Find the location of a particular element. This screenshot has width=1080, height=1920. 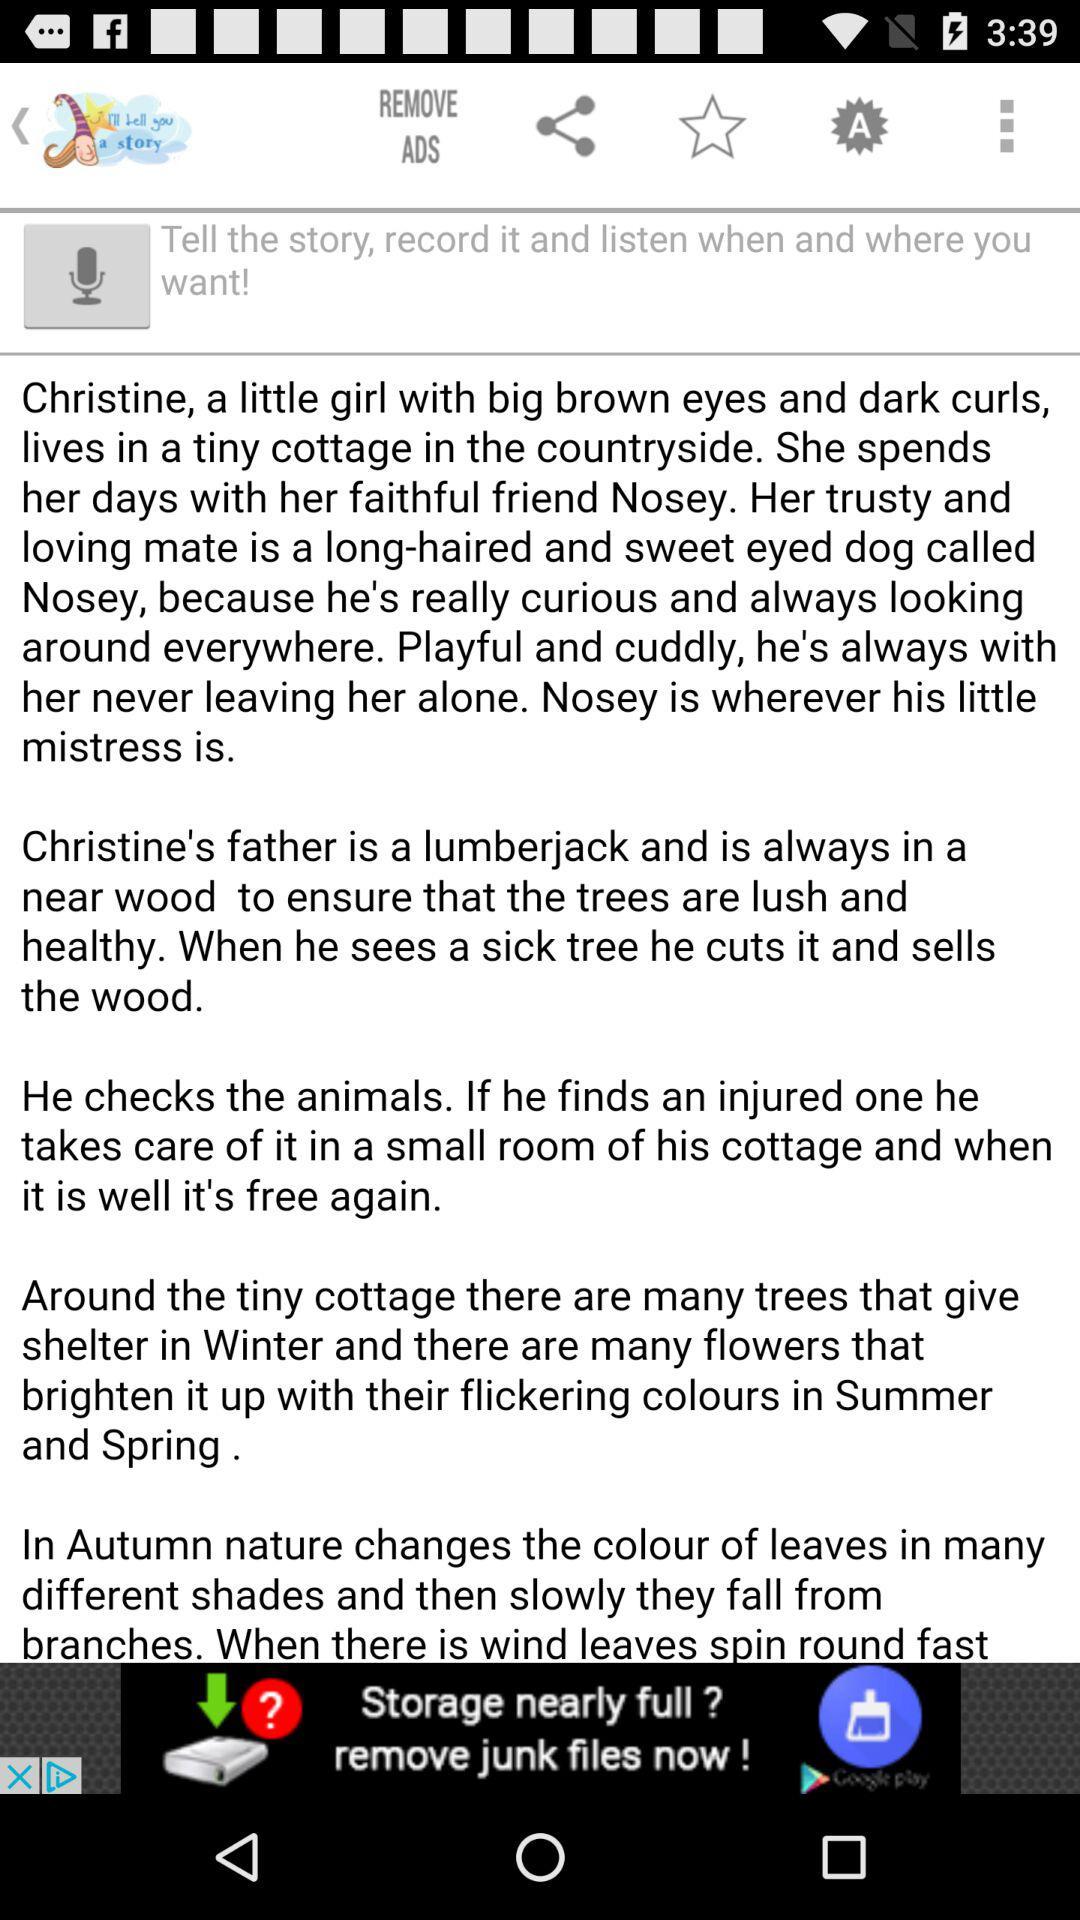

open page is located at coordinates (540, 1727).